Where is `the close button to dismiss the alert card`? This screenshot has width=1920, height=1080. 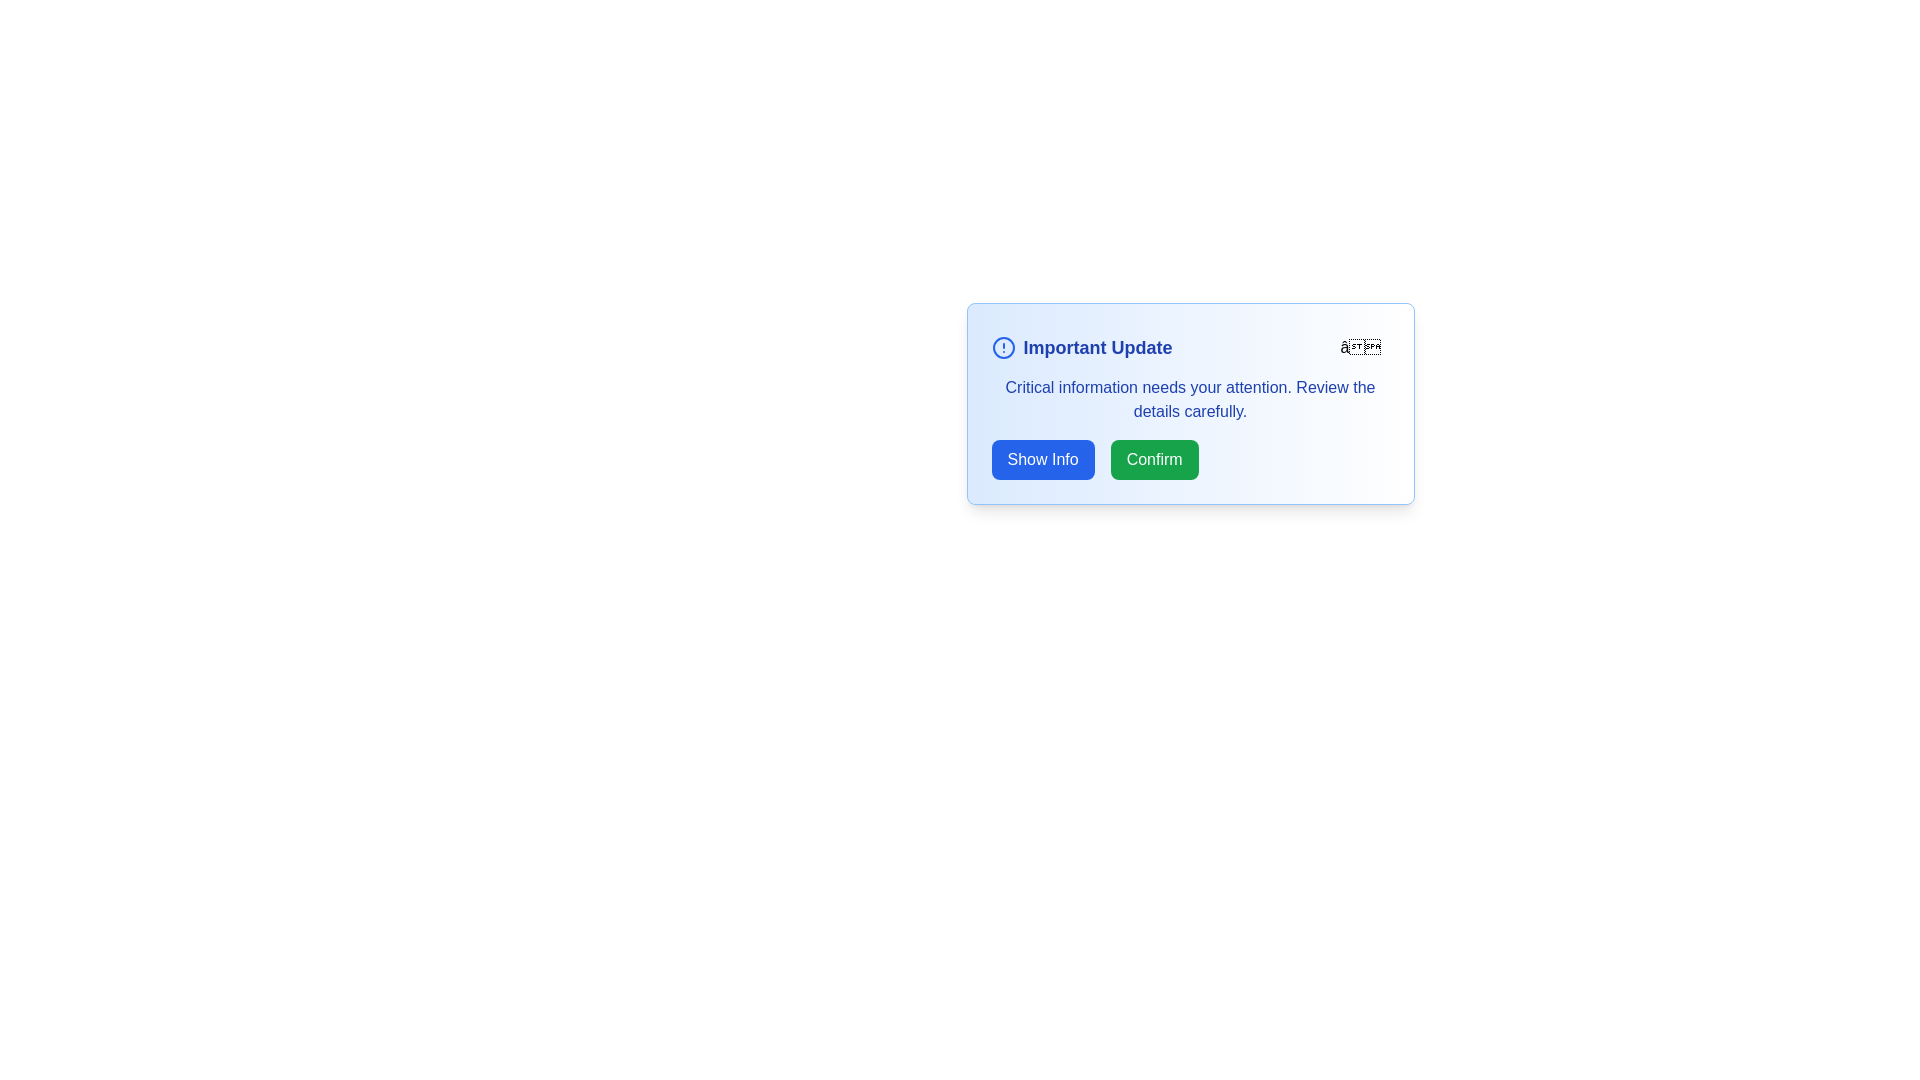 the close button to dismiss the alert card is located at coordinates (1360, 346).